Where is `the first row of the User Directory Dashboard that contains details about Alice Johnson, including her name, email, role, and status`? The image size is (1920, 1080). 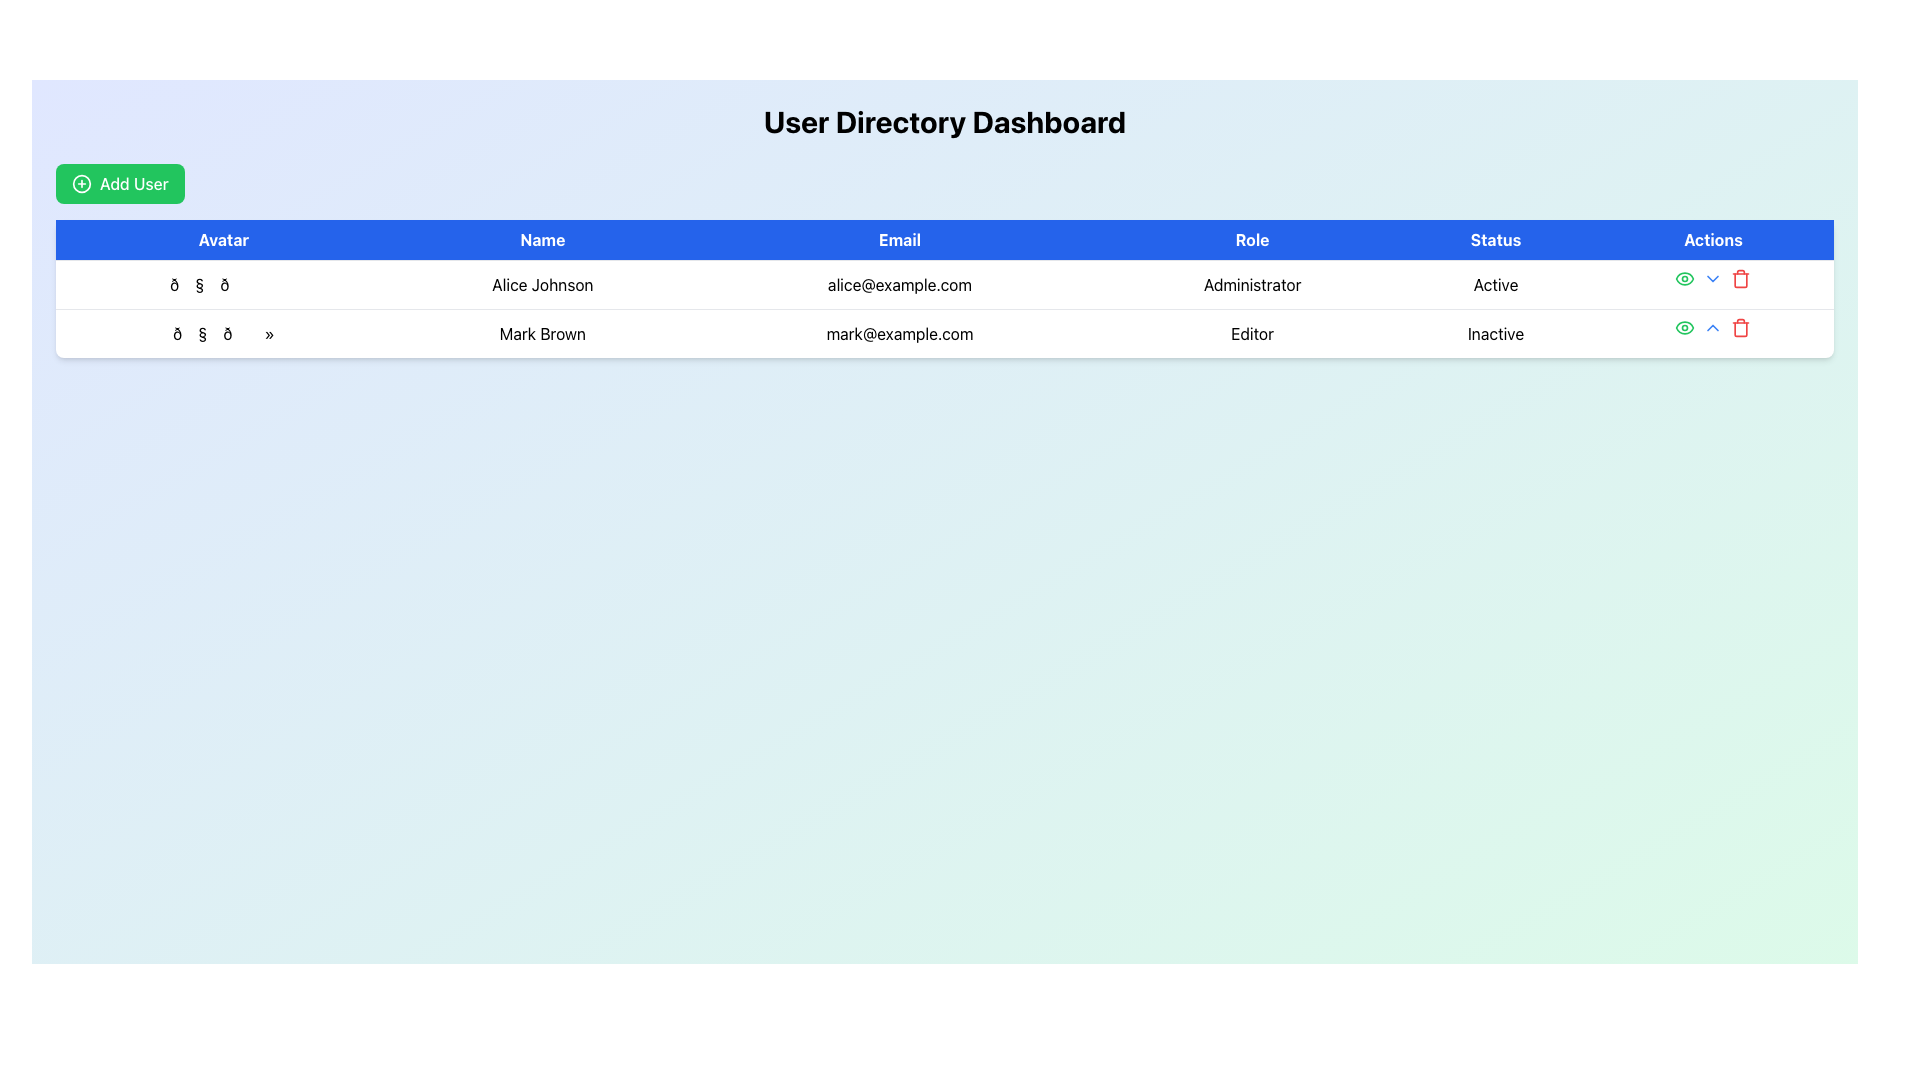 the first row of the User Directory Dashboard that contains details about Alice Johnson, including her name, email, role, and status is located at coordinates (944, 285).